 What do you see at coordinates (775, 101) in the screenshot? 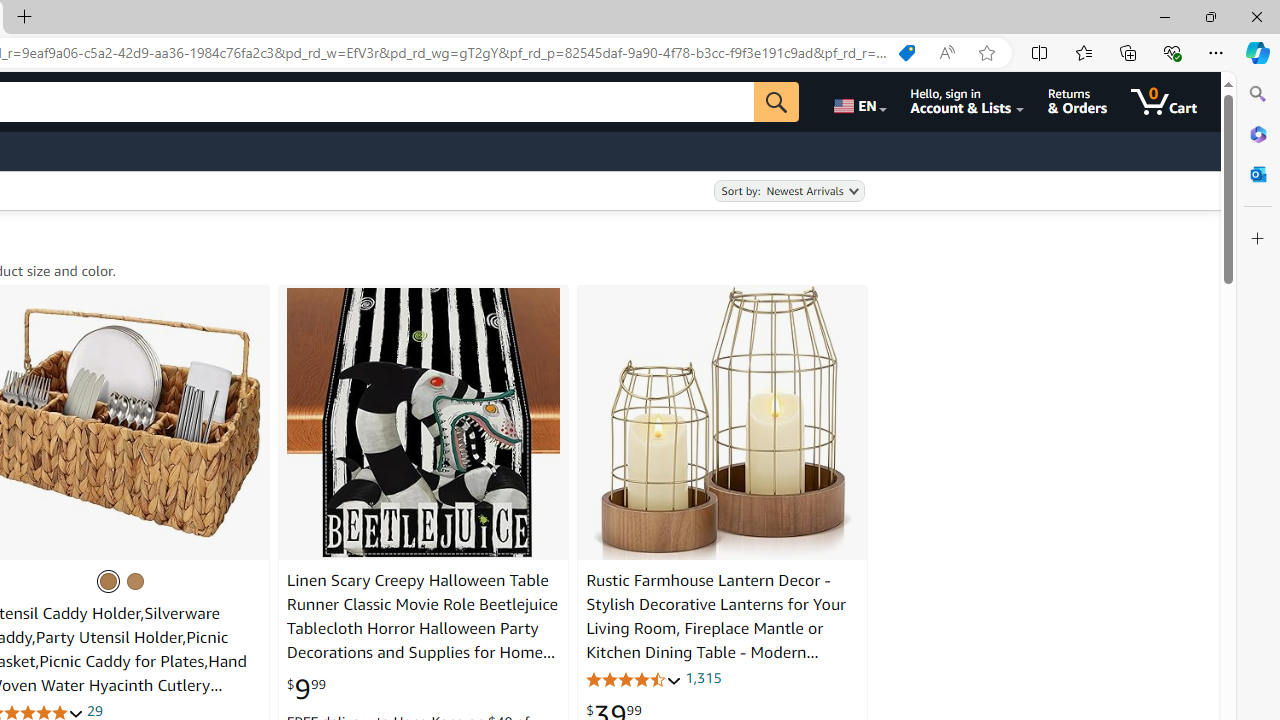
I see `'Go'` at bounding box center [775, 101].